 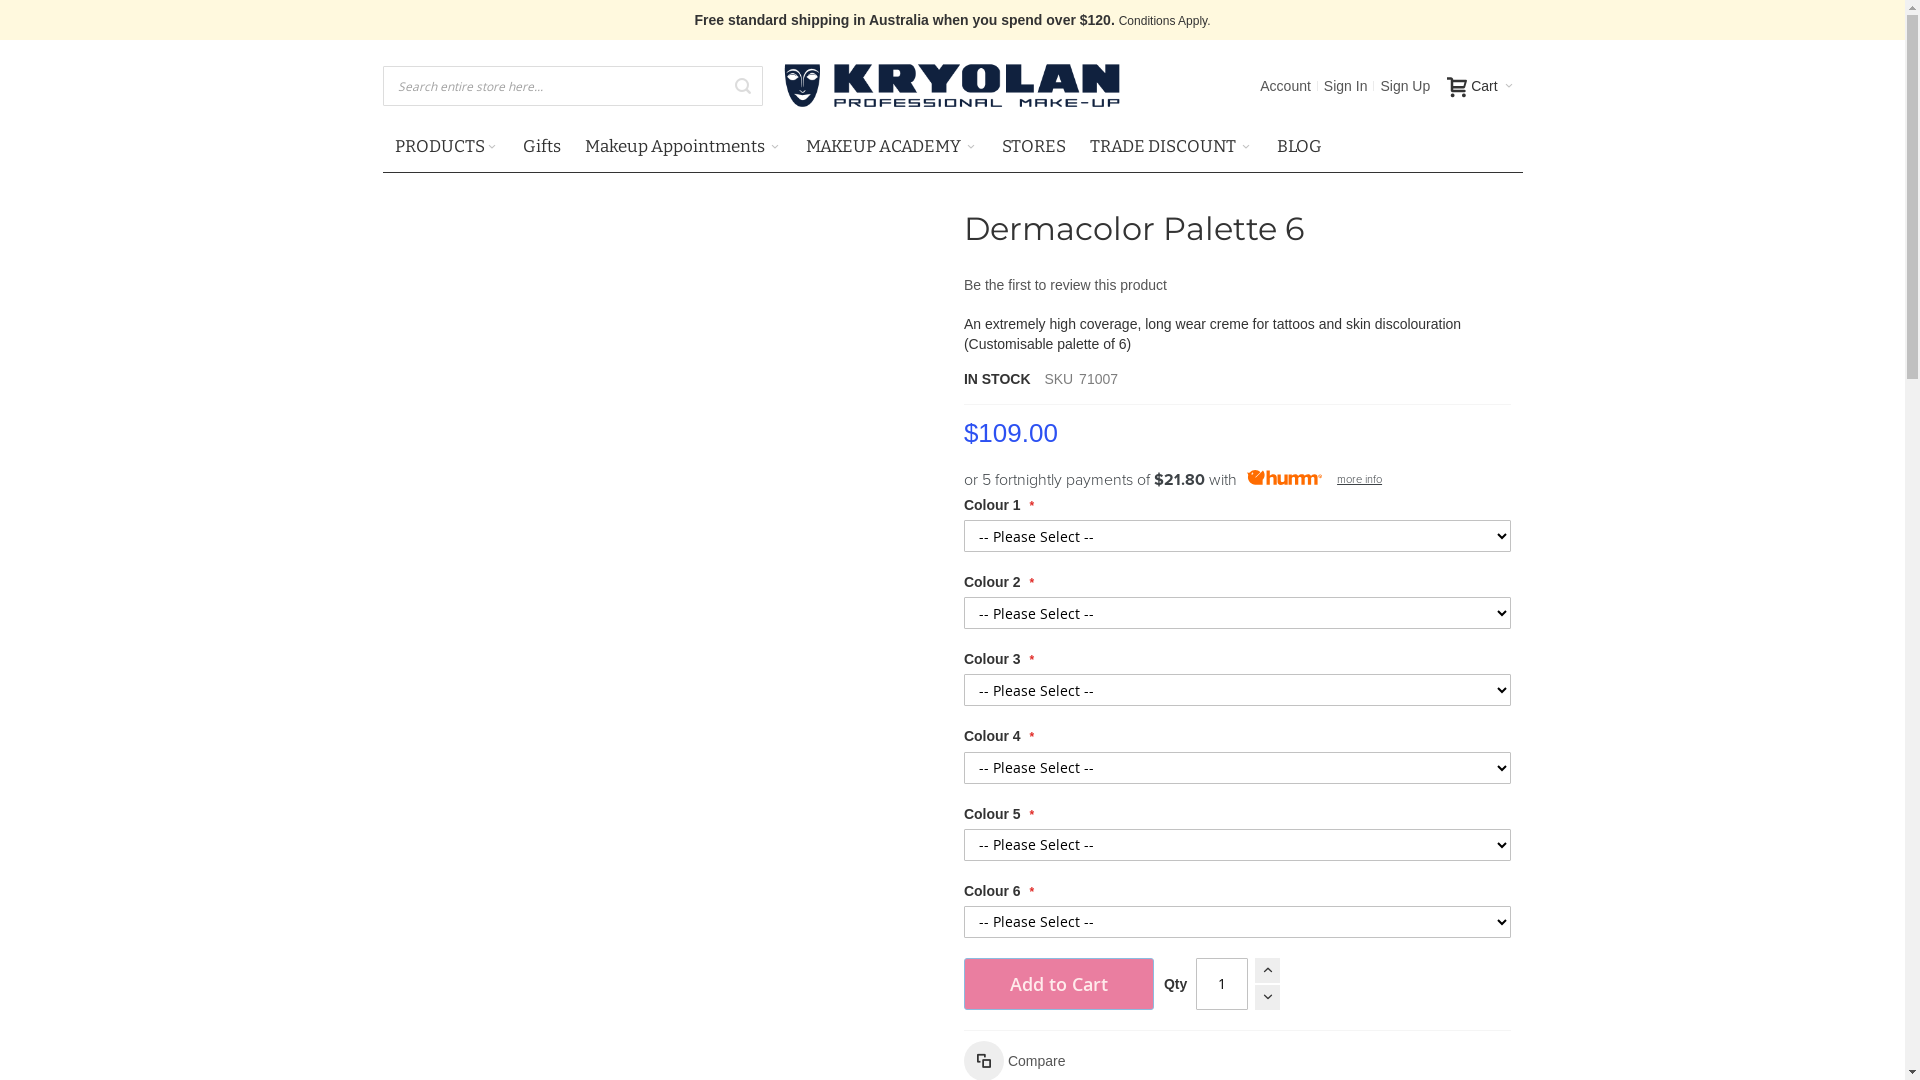 I want to click on 'Gifts', so click(x=509, y=145).